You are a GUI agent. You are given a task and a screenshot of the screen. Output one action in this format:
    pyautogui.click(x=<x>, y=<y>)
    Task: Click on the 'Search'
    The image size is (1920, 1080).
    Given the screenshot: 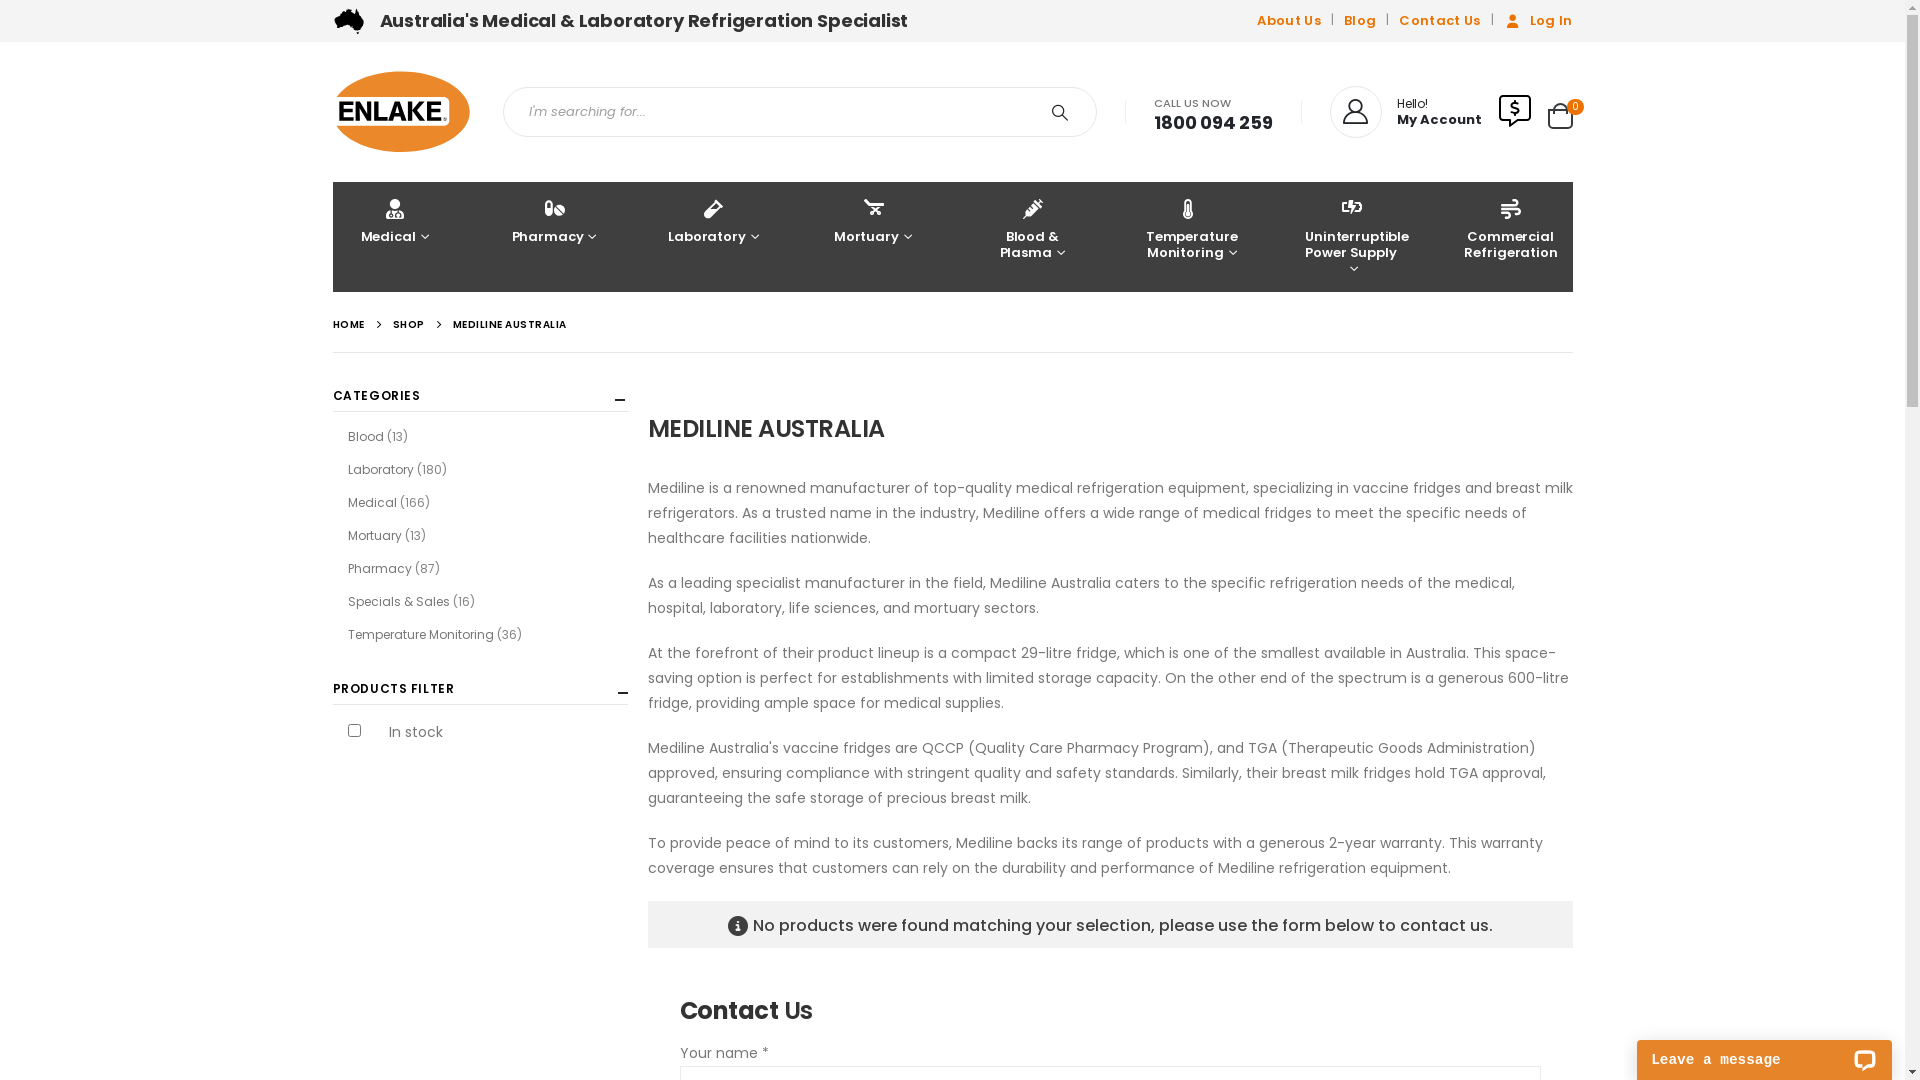 What is the action you would take?
    pyautogui.click(x=1032, y=111)
    